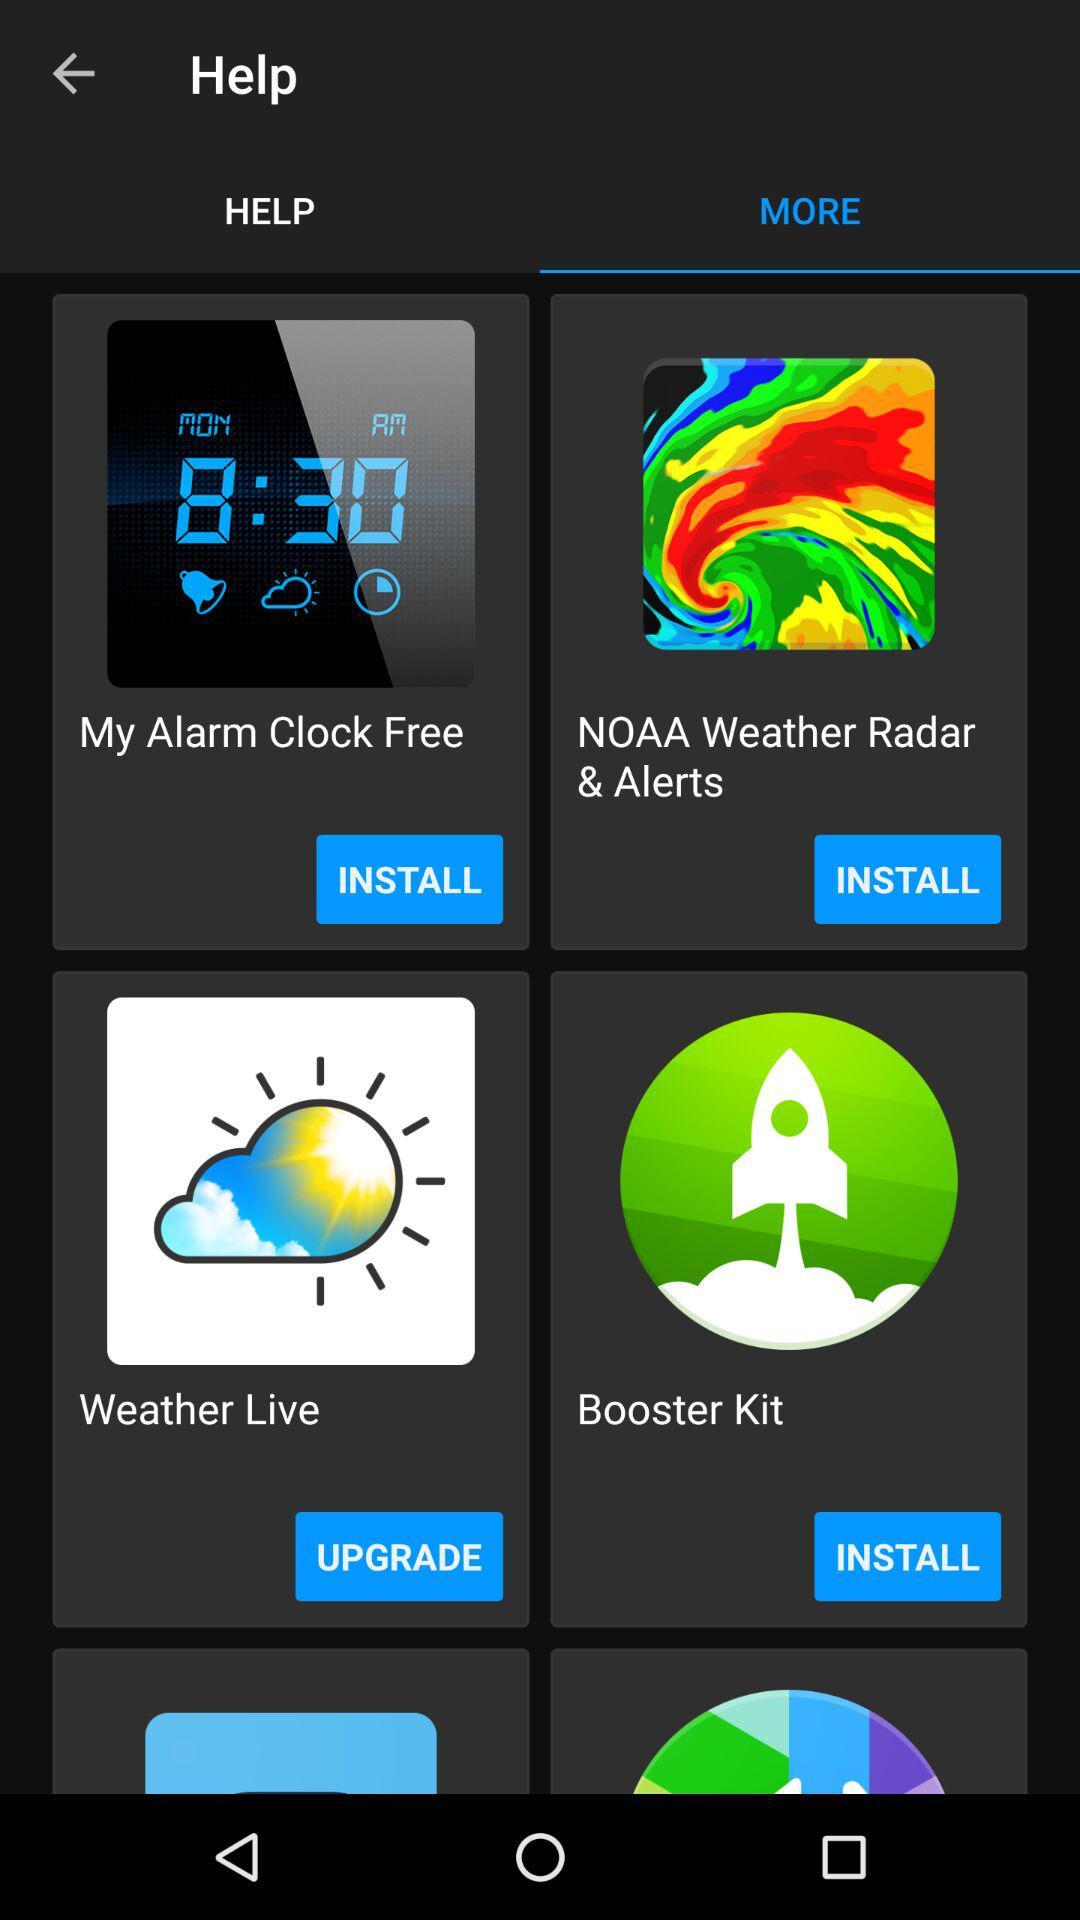  I want to click on the item below the weather live item, so click(399, 1555).